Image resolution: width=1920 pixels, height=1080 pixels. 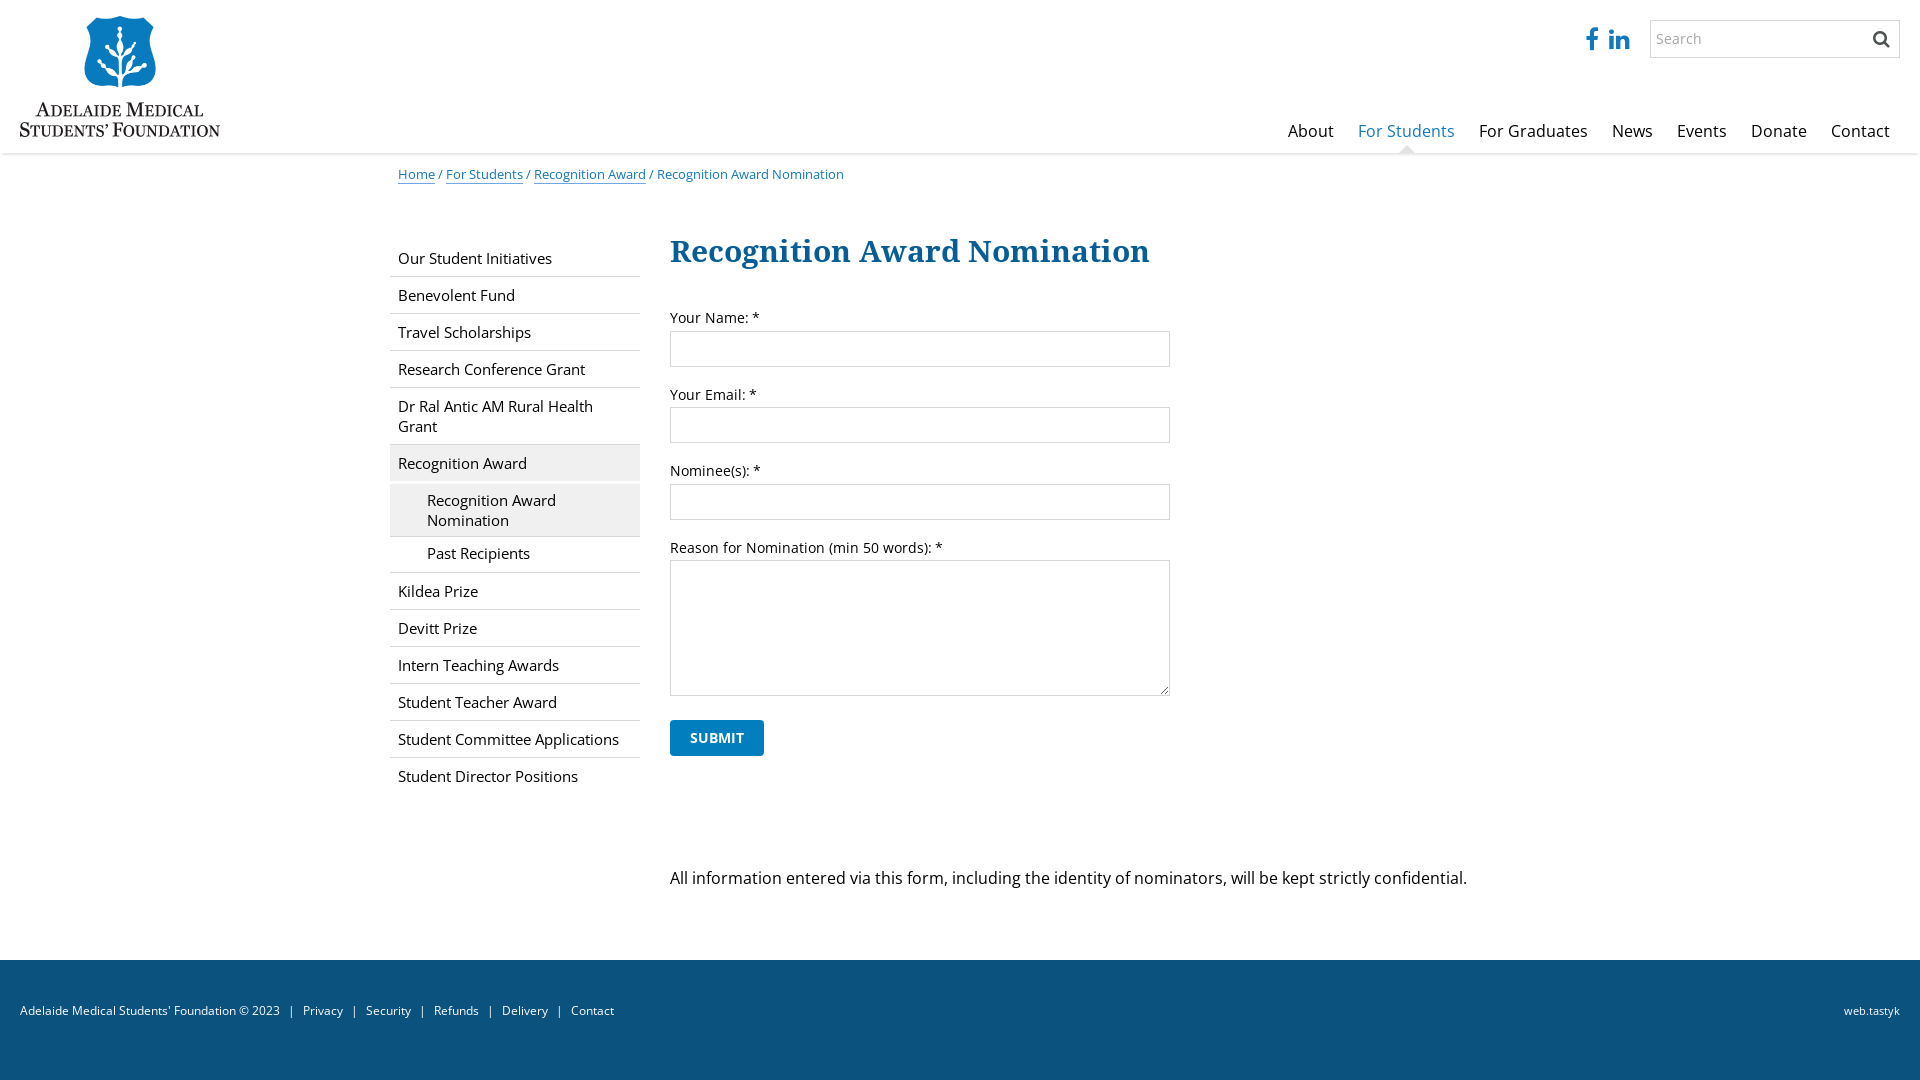 I want to click on 'Research Conference Grant', so click(x=514, y=369).